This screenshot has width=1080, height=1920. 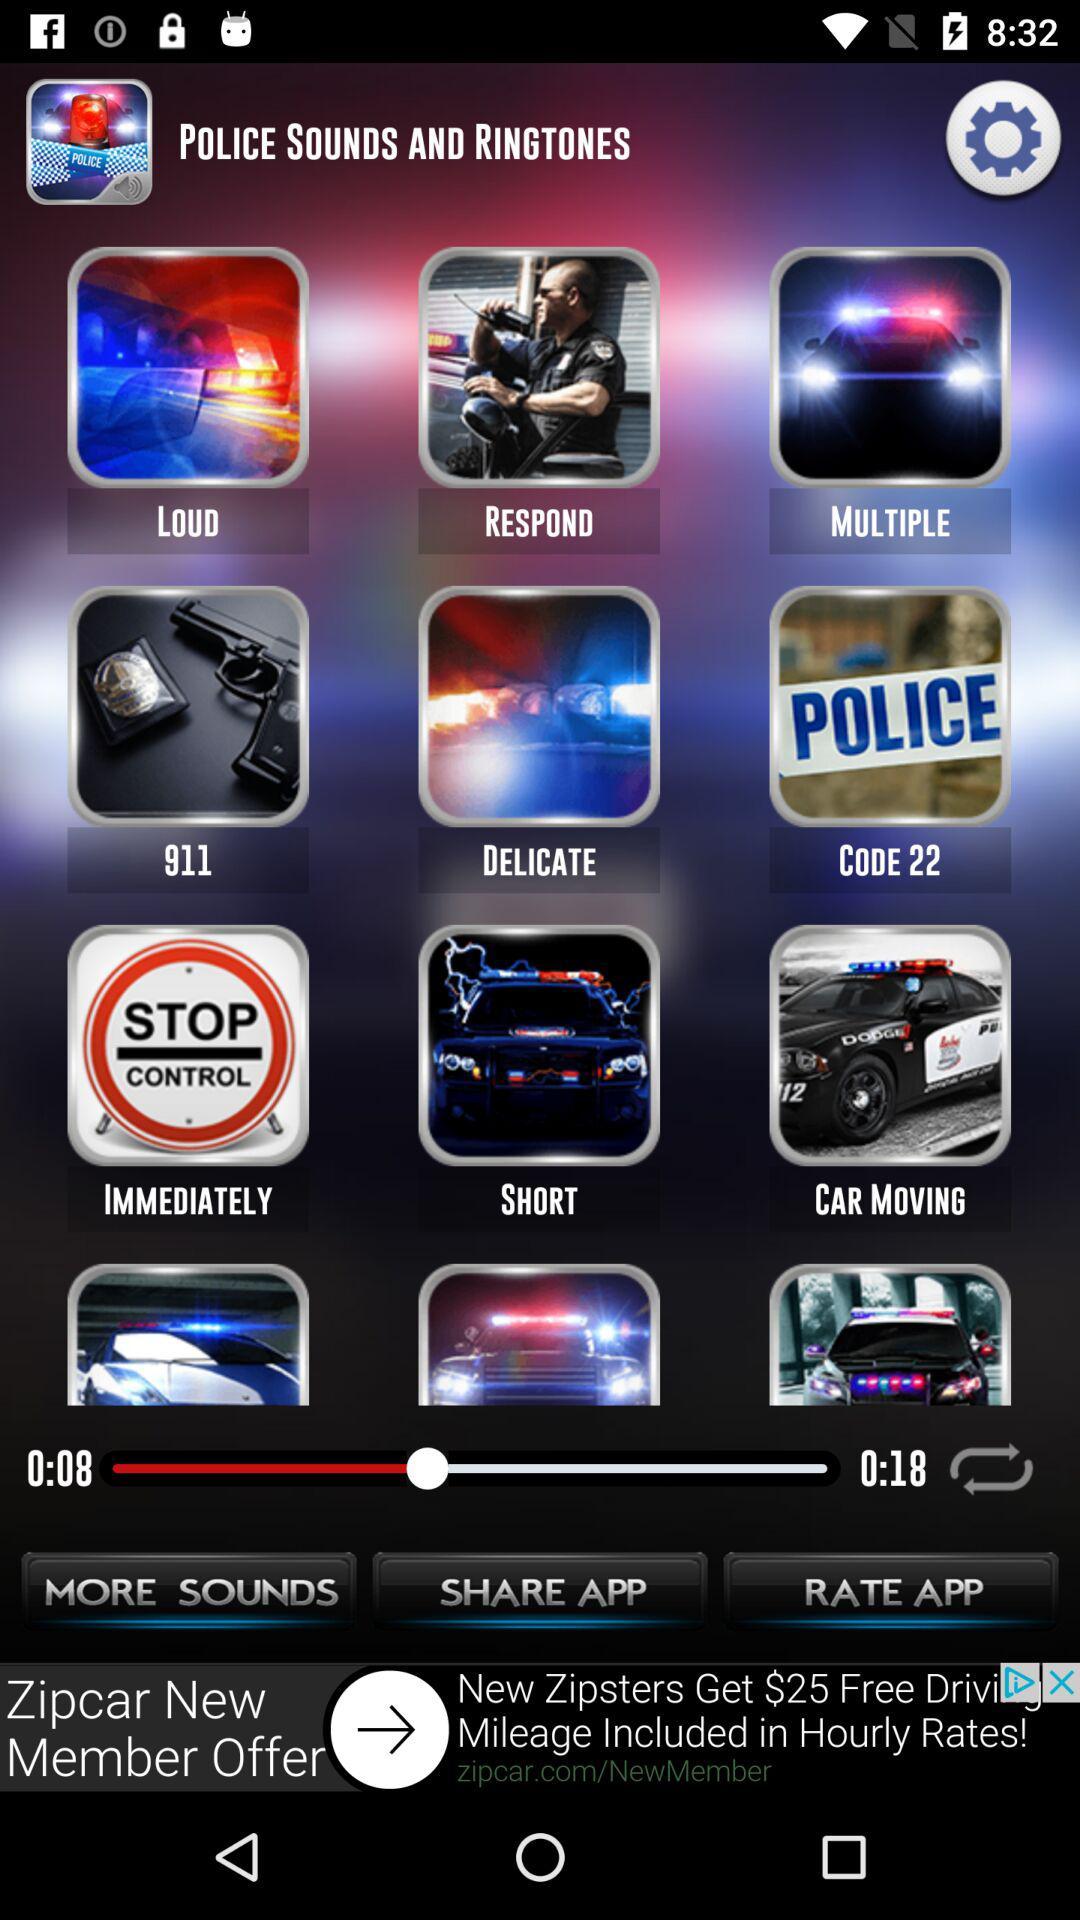 What do you see at coordinates (540, 1596) in the screenshot?
I see `the button which is next to more sounds` at bounding box center [540, 1596].